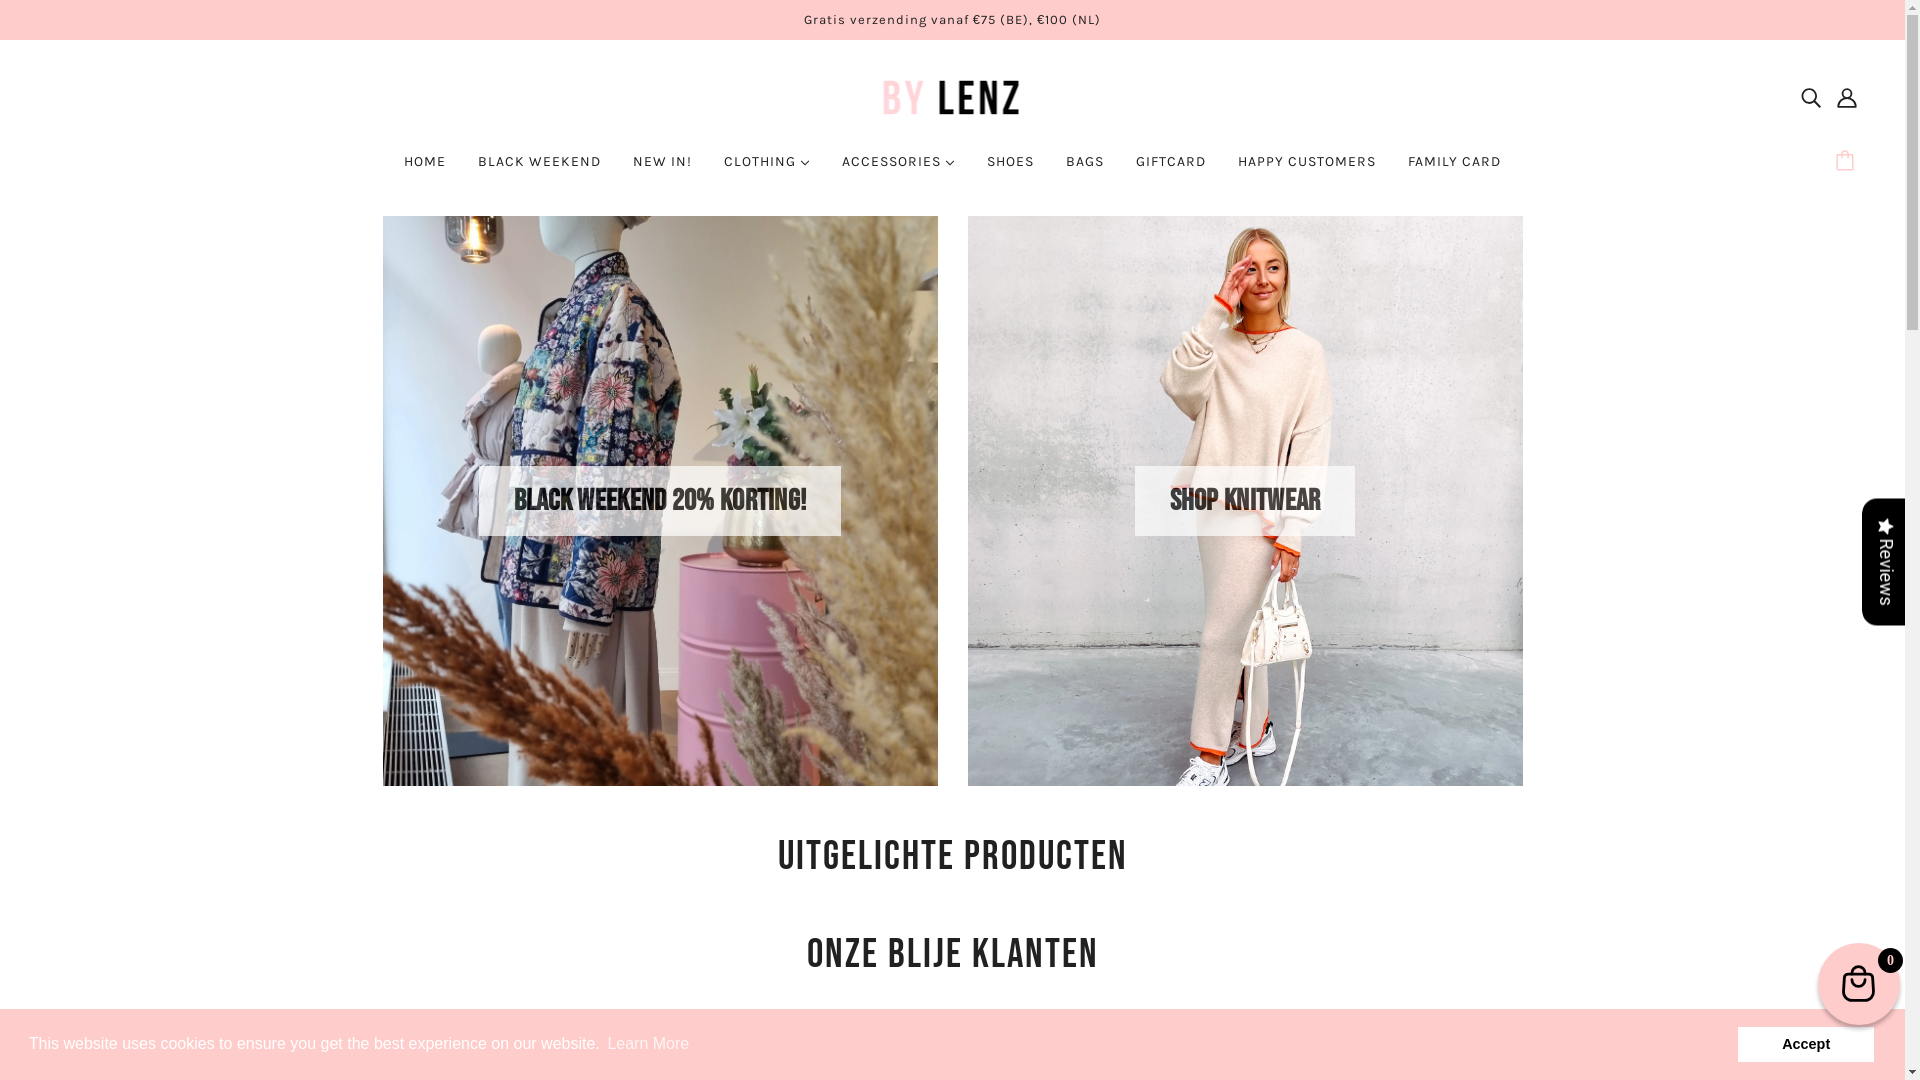 The image size is (1920, 1080). I want to click on 'By Lenz', so click(864, 96).